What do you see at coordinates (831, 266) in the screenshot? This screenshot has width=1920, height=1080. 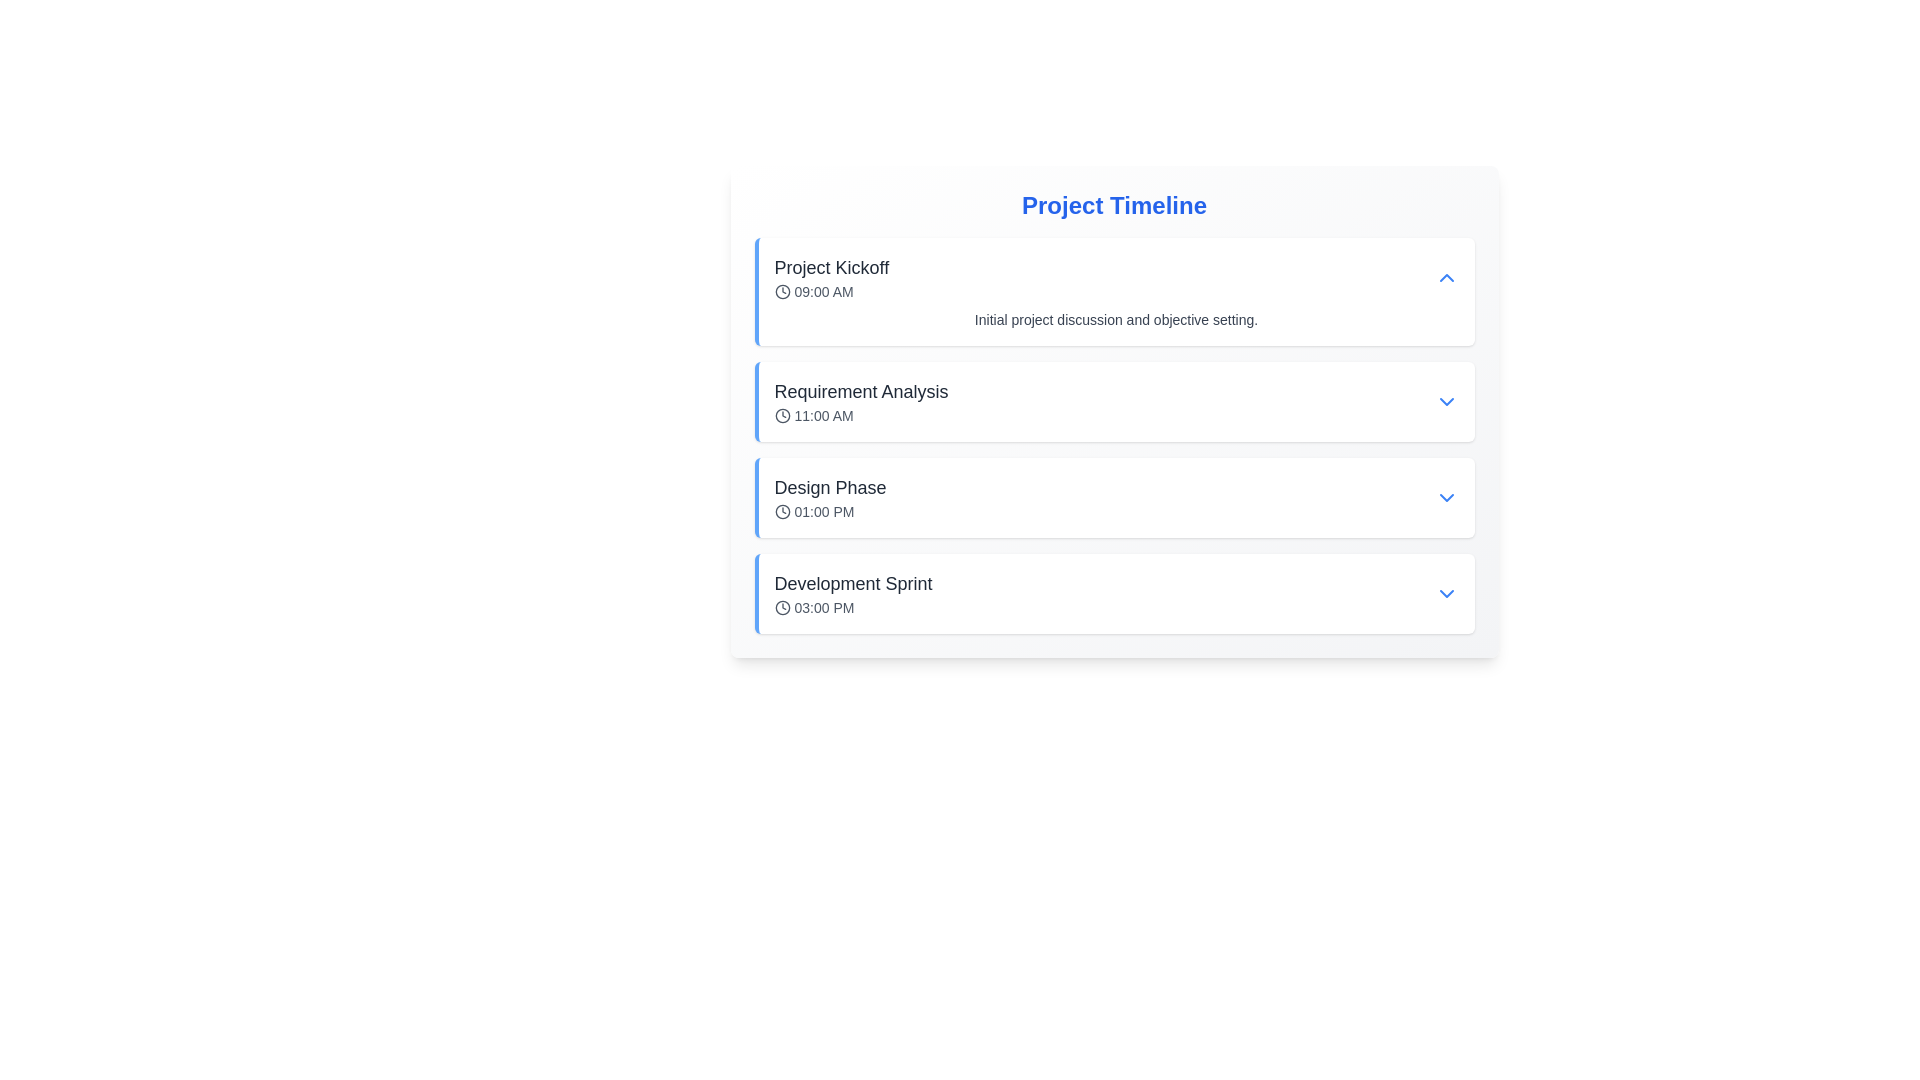 I see `the text label that serves as the title or heading for the associated timeline event, located in the top-left segment of the grouped item above '09:00 AM'` at bounding box center [831, 266].